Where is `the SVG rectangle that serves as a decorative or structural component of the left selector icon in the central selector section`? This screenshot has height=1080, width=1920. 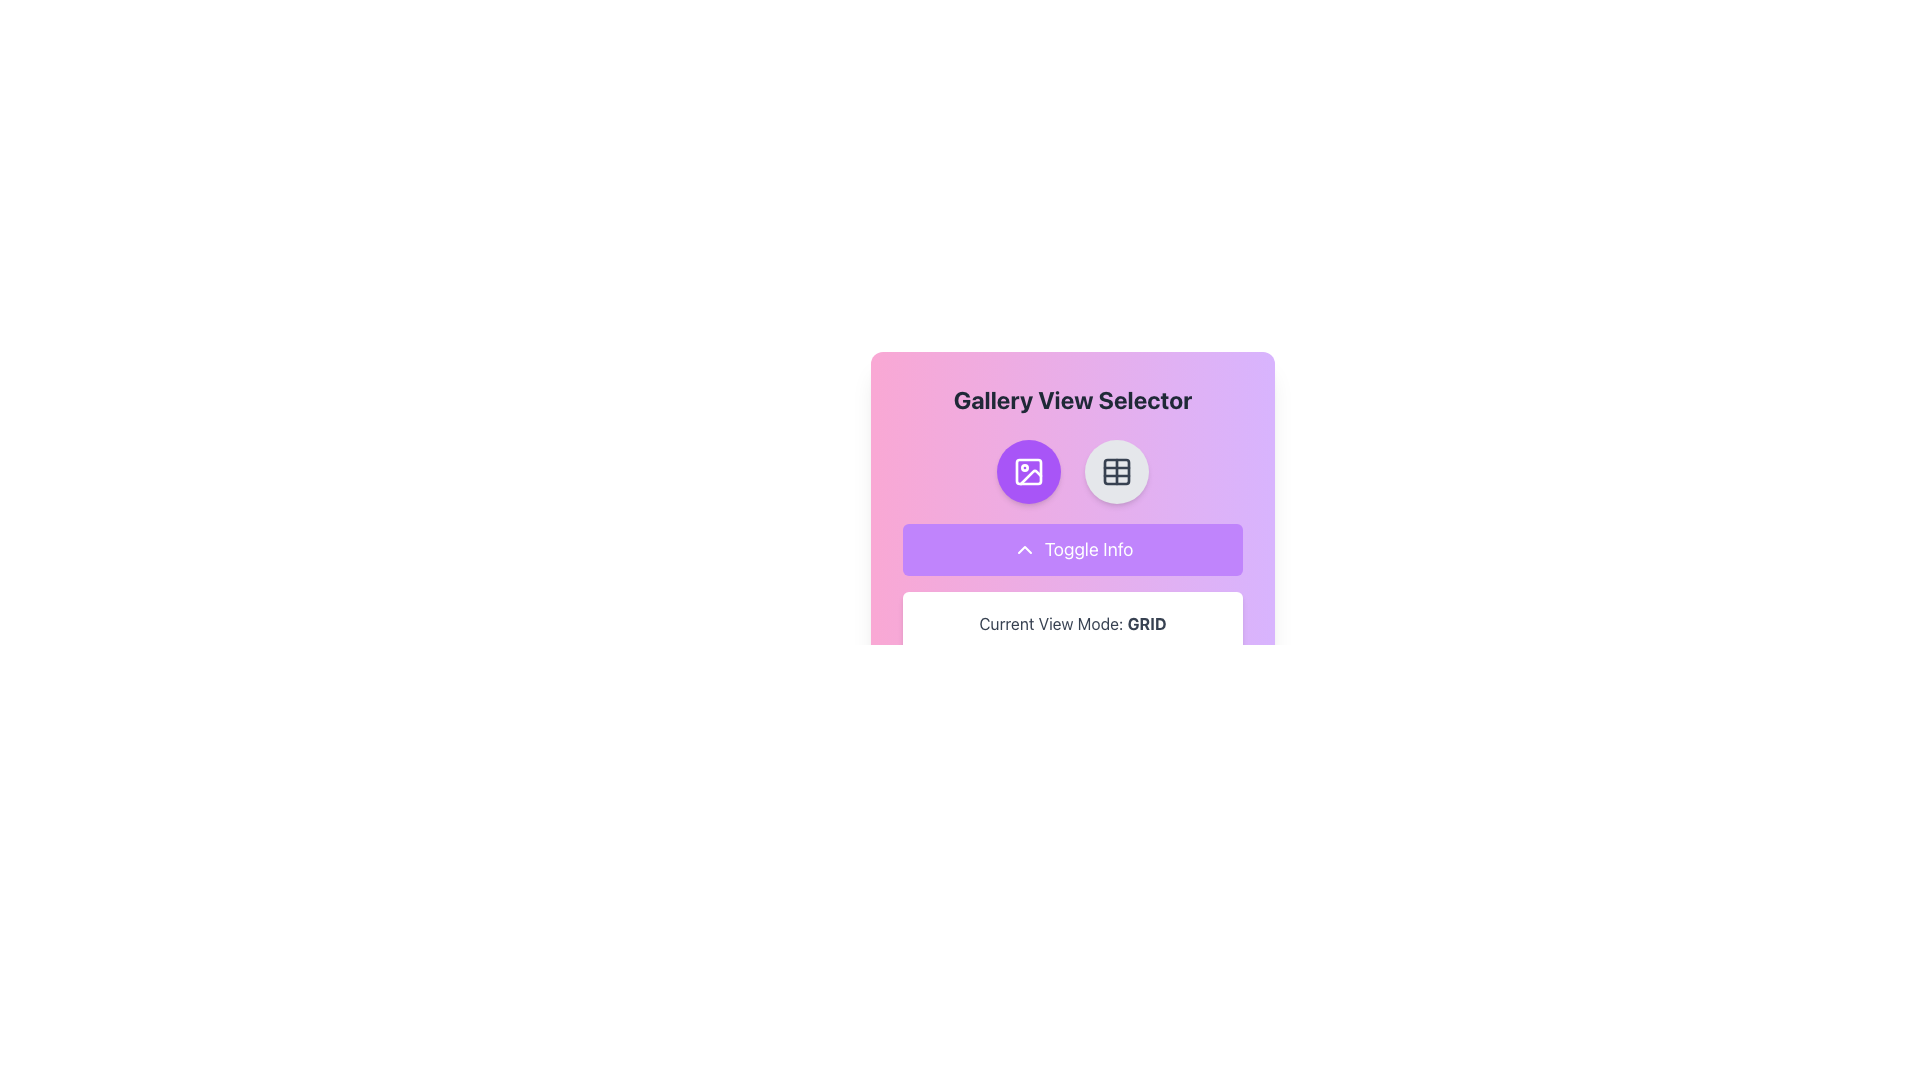 the SVG rectangle that serves as a decorative or structural component of the left selector icon in the central selector section is located at coordinates (1028, 471).